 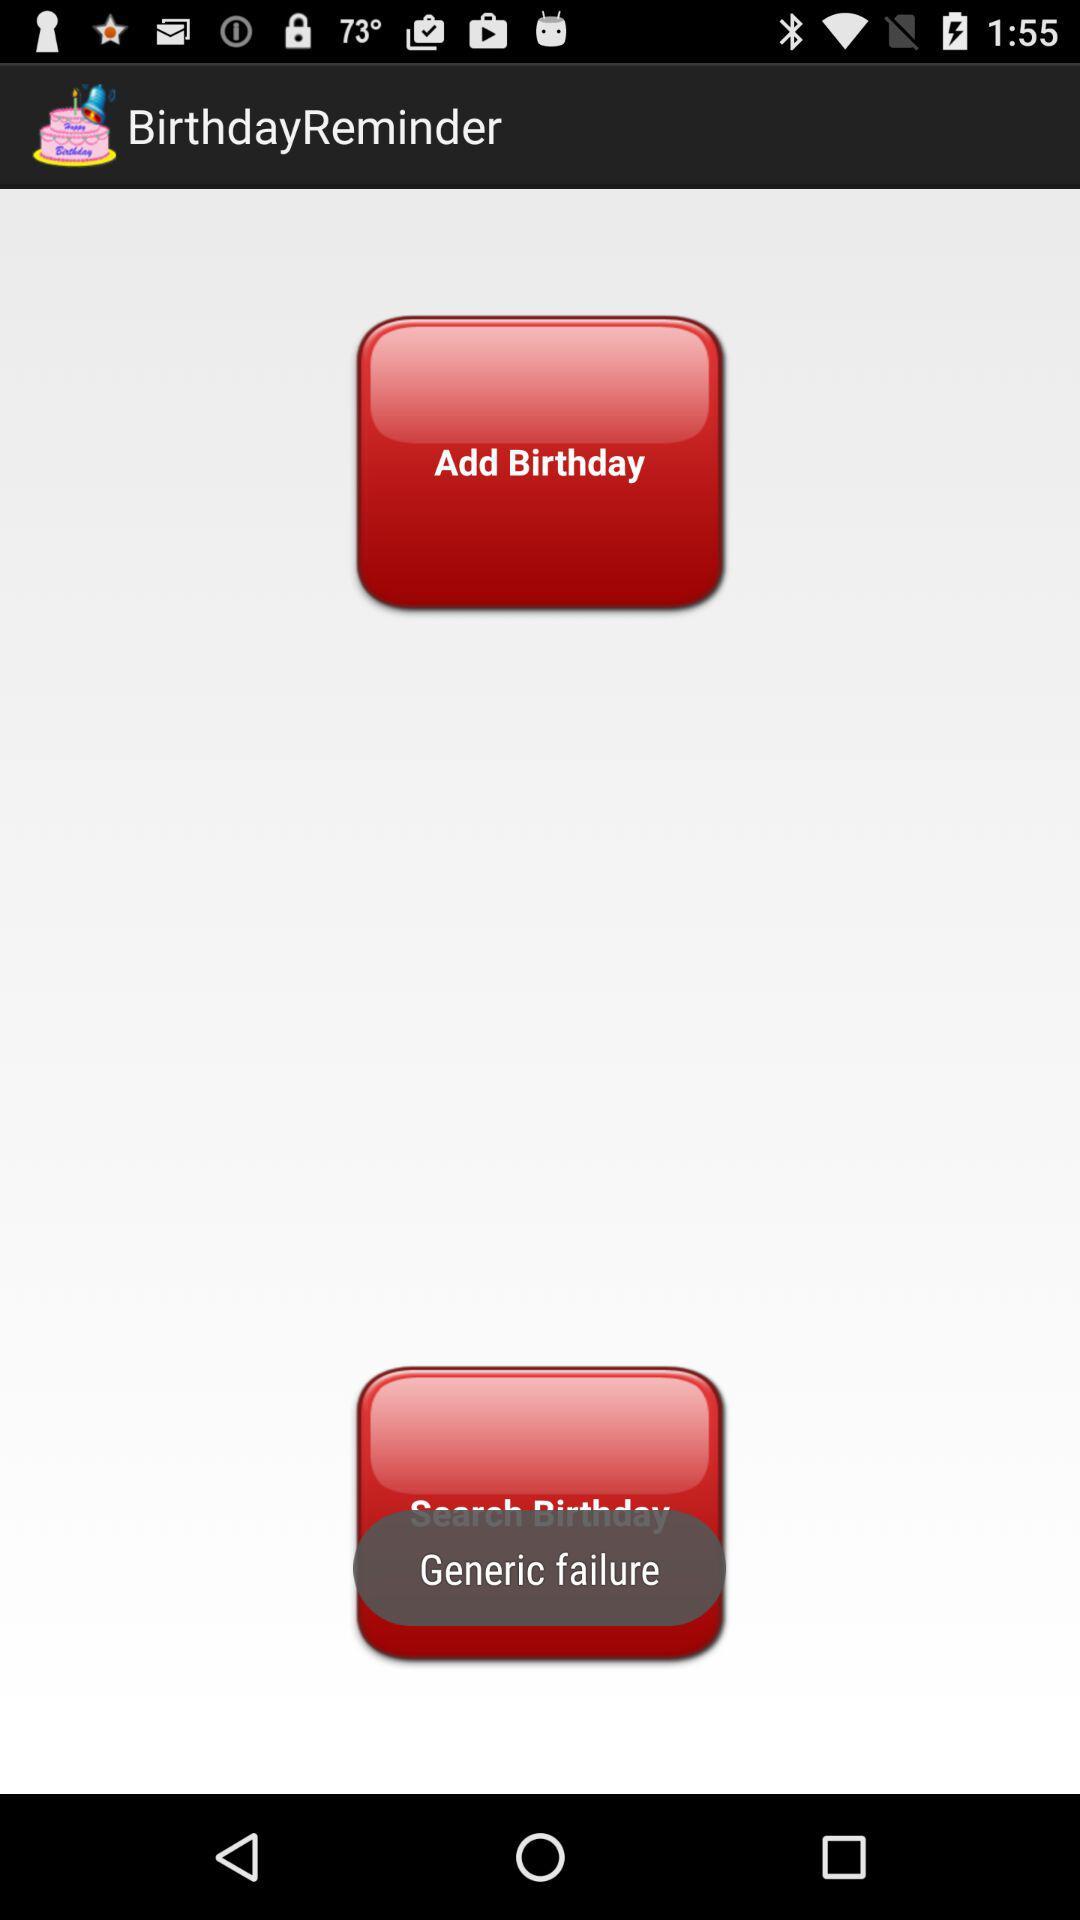 I want to click on the icon above search birthday button, so click(x=538, y=460).